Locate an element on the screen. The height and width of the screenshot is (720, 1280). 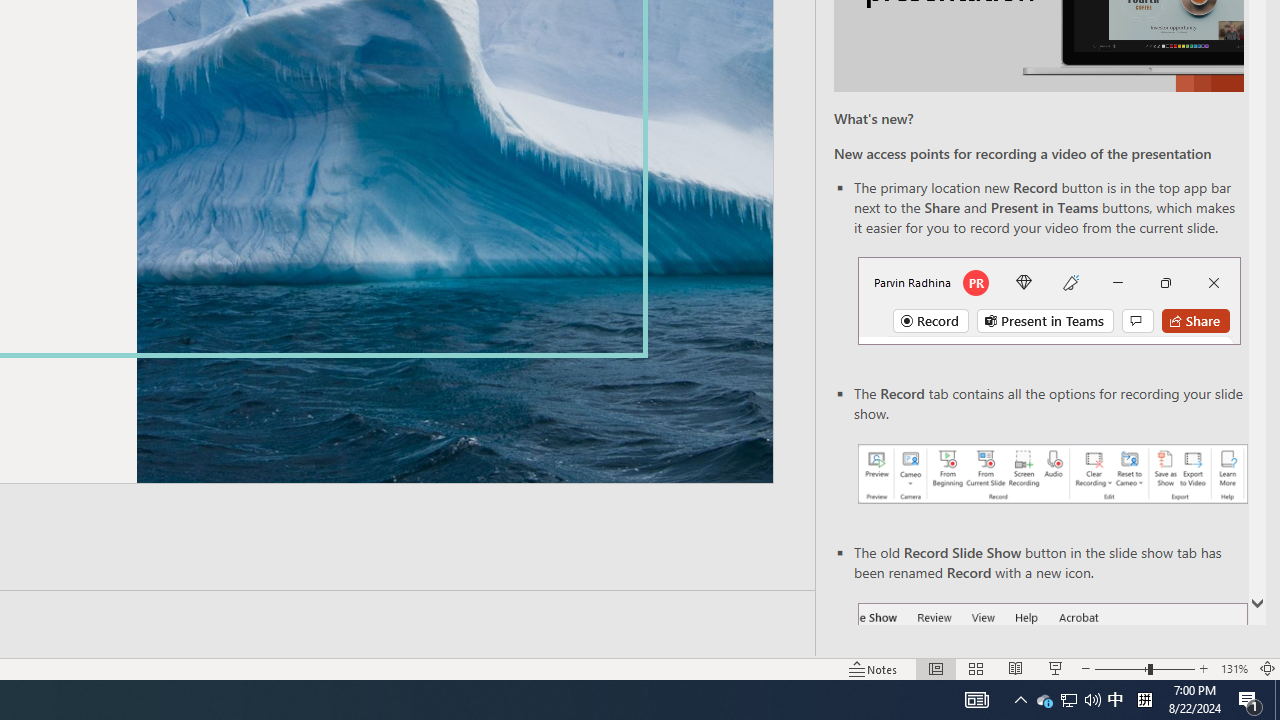
'Zoom 131%' is located at coordinates (1233, 669).